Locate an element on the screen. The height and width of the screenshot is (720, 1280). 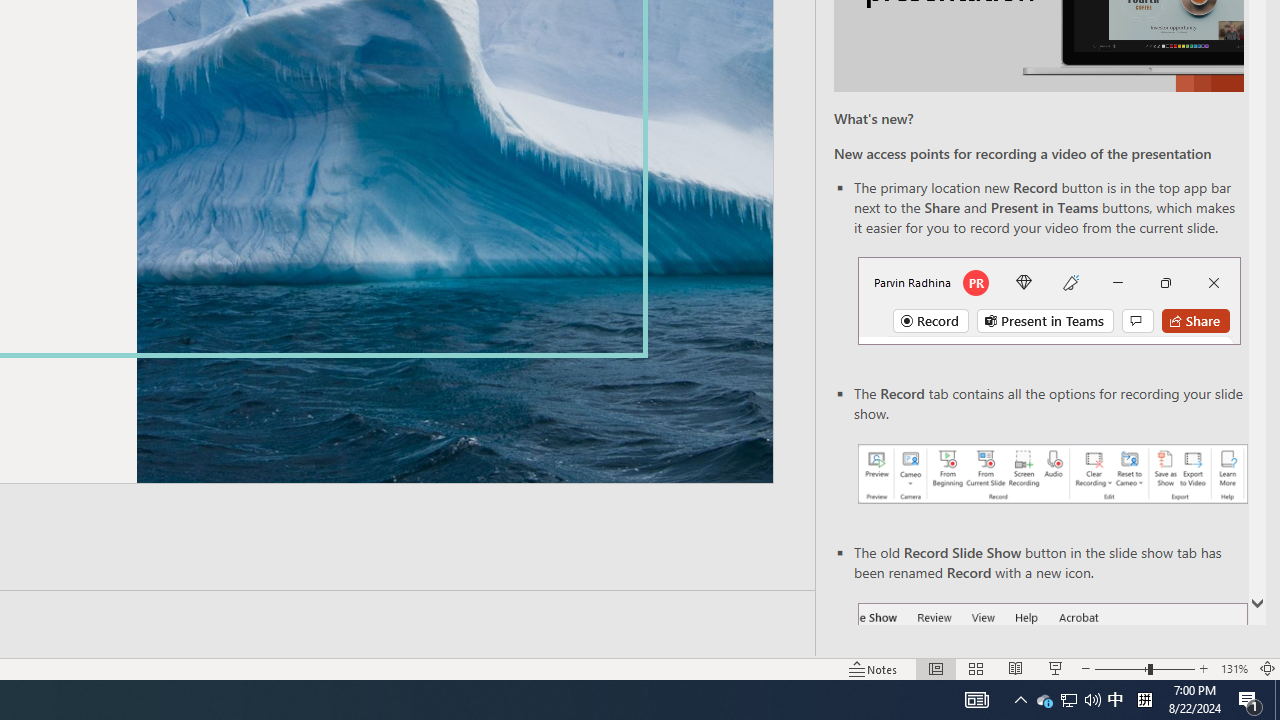
'Zoom 131%' is located at coordinates (1233, 669).